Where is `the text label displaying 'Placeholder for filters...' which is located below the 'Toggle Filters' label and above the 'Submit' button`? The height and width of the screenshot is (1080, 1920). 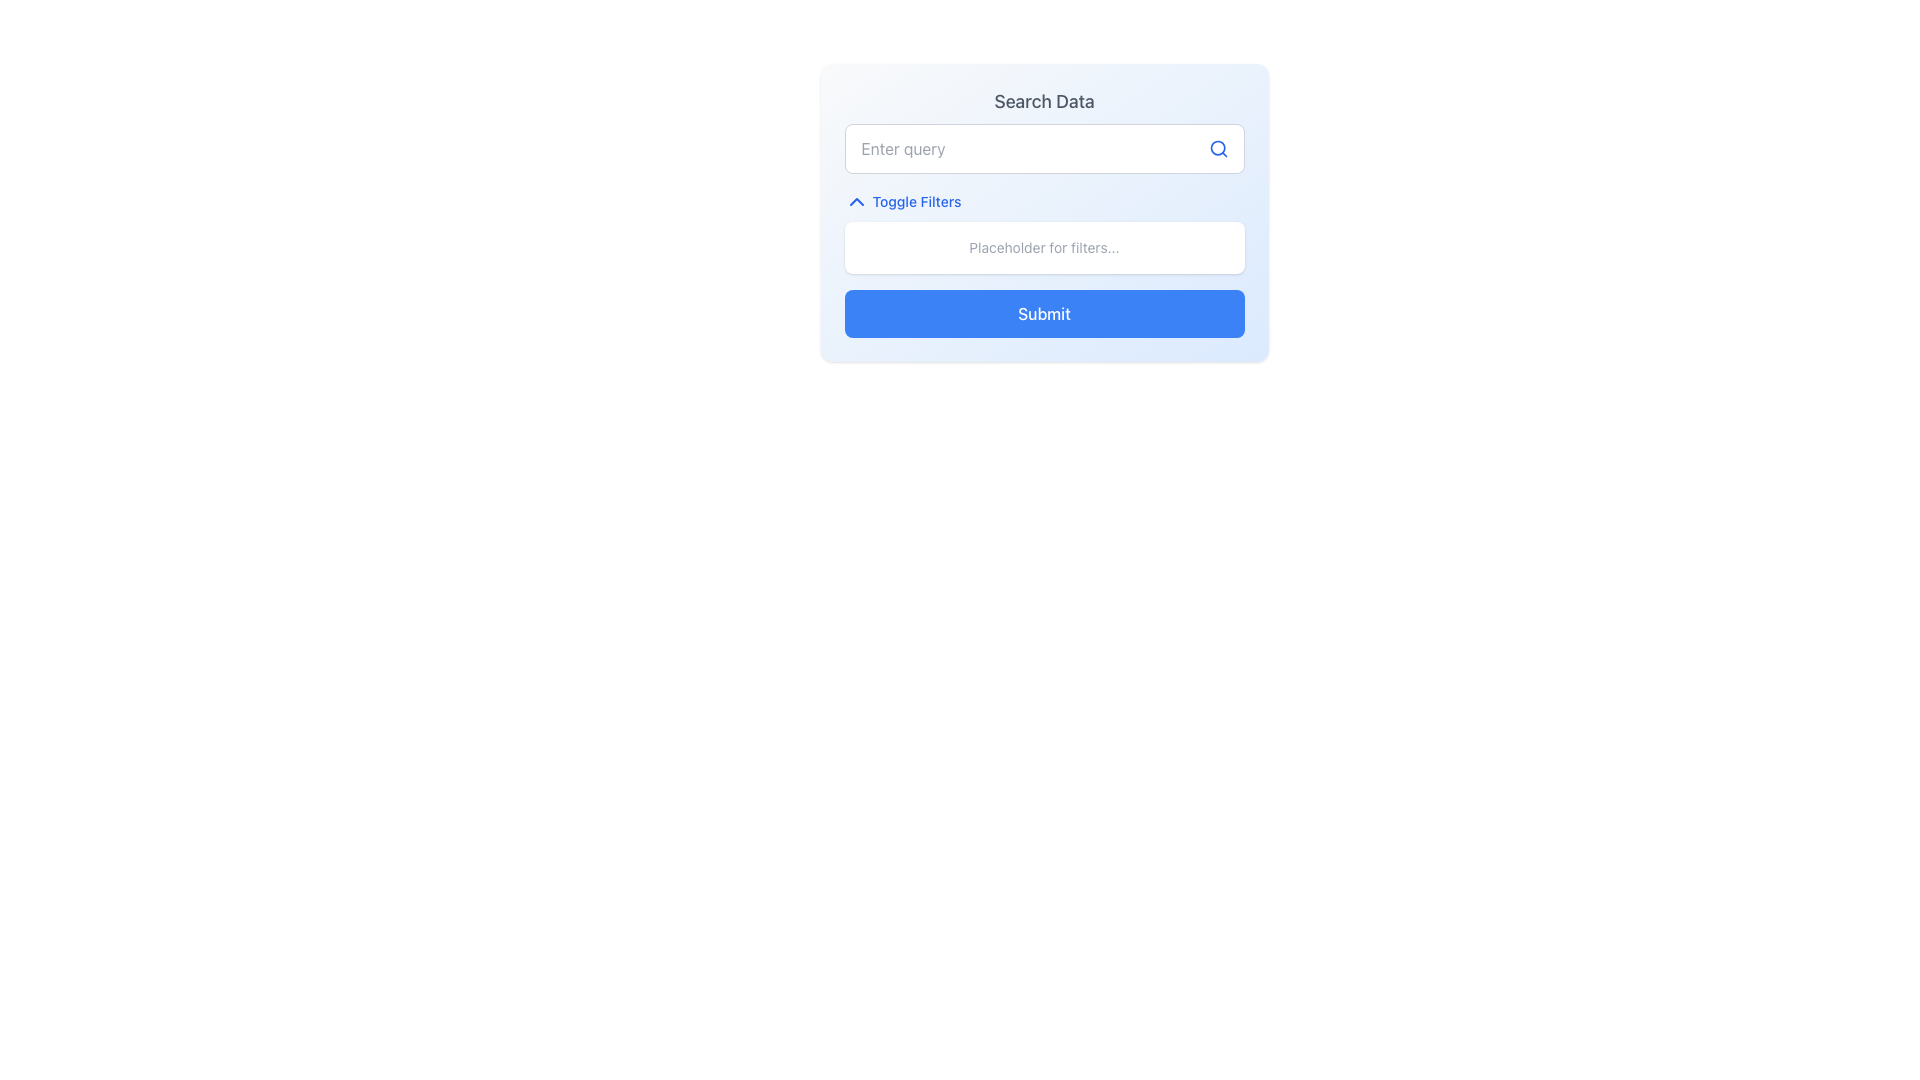 the text label displaying 'Placeholder for filters...' which is located below the 'Toggle Filters' label and above the 'Submit' button is located at coordinates (1043, 246).